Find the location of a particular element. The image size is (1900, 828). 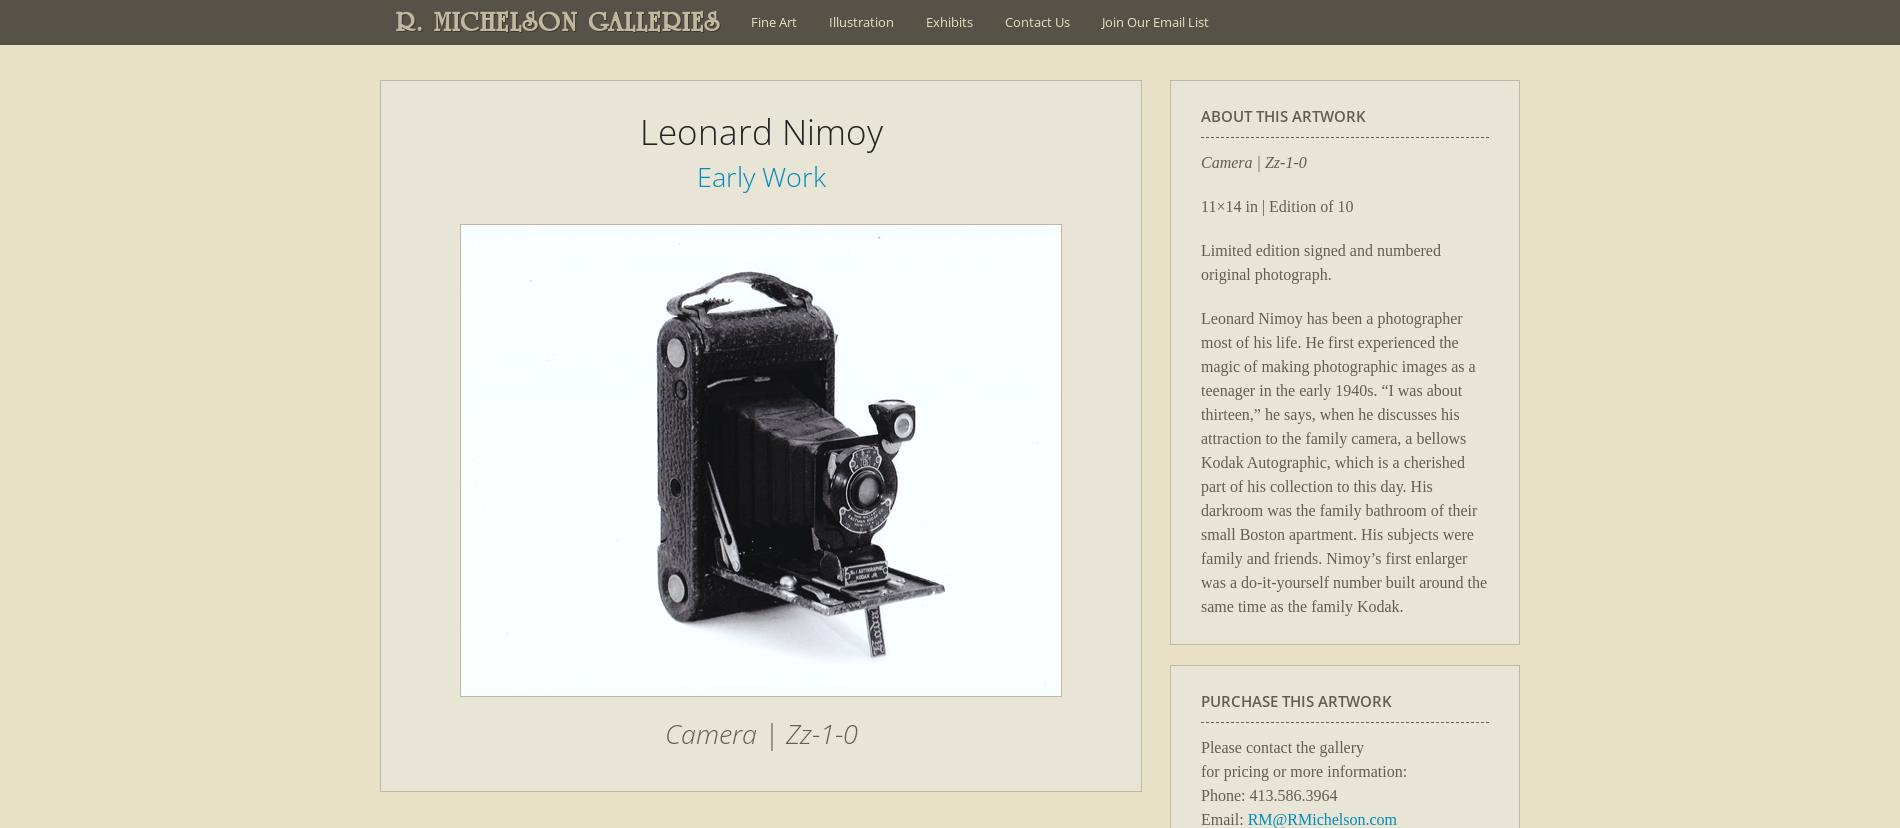

'R. MICHELSON GALLERIES' is located at coordinates (558, 22).